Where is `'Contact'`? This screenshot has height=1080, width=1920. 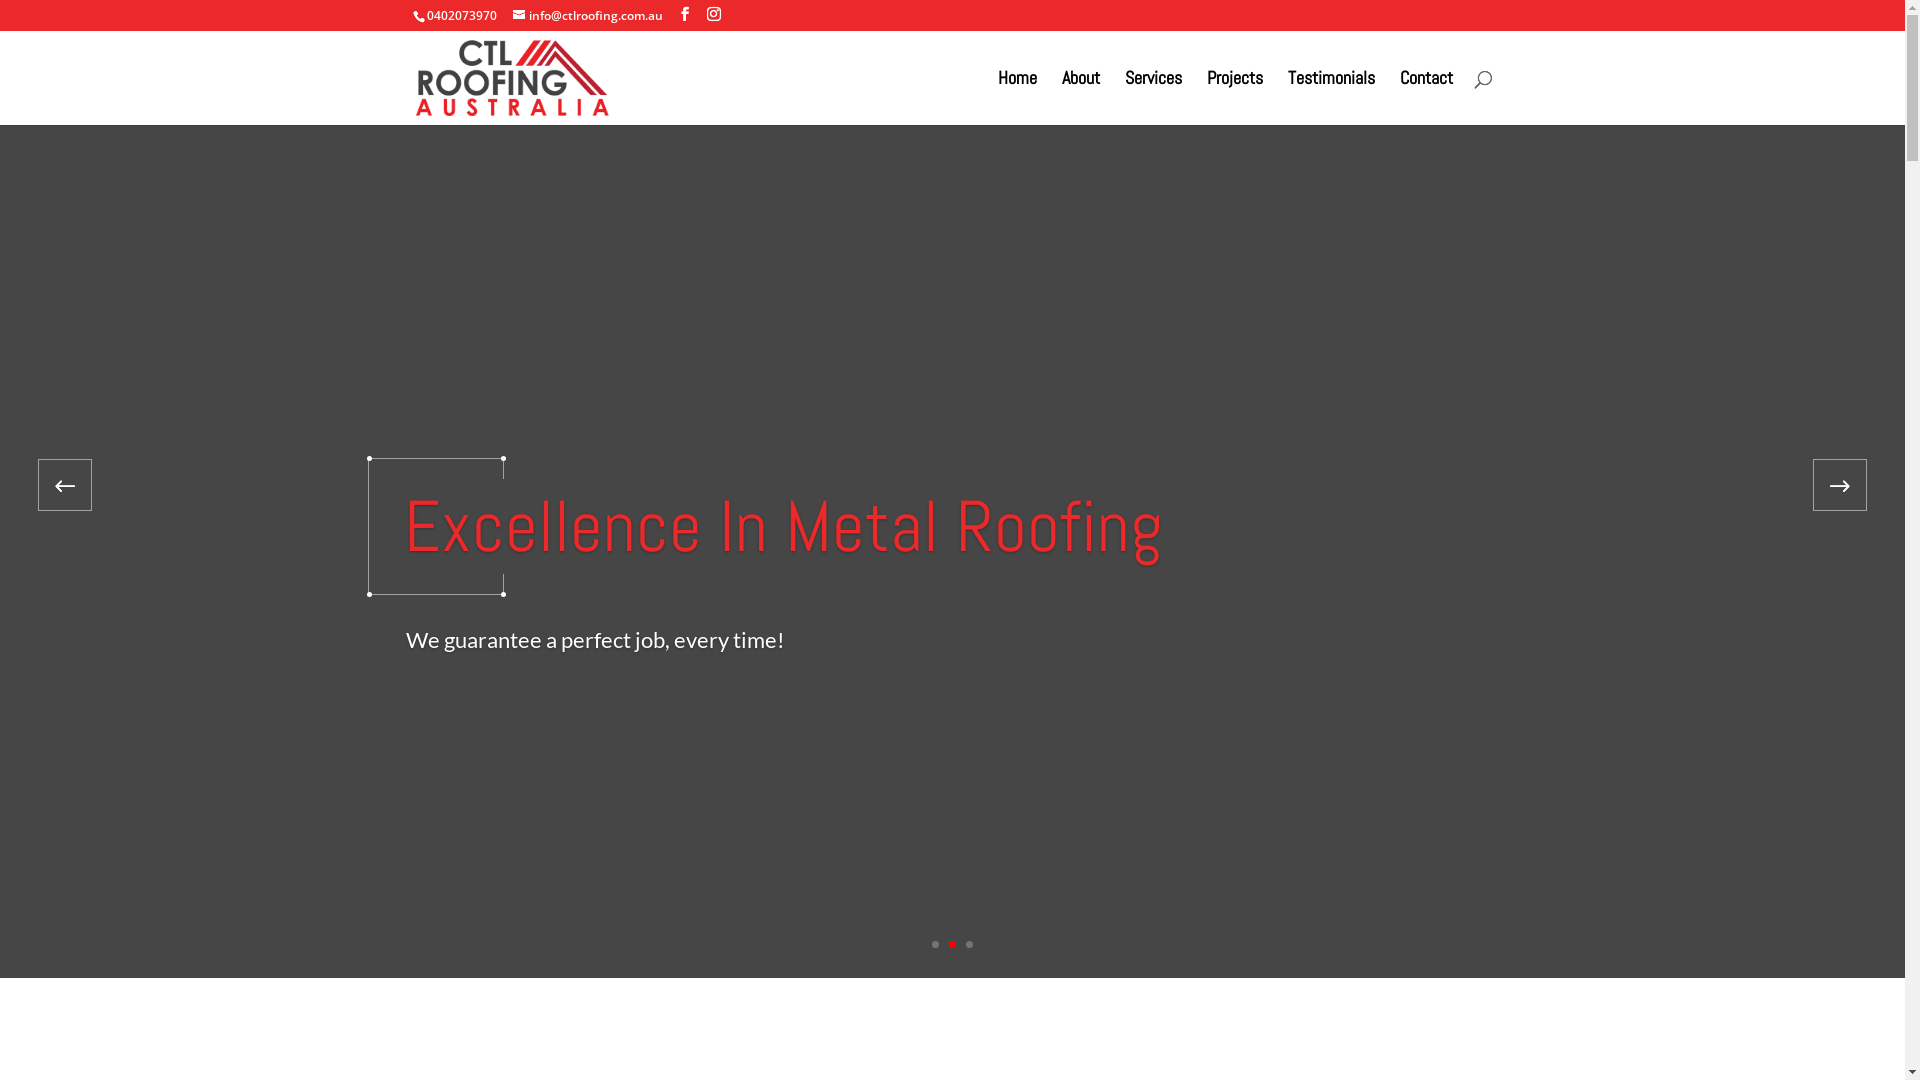 'Contact' is located at coordinates (1425, 97).